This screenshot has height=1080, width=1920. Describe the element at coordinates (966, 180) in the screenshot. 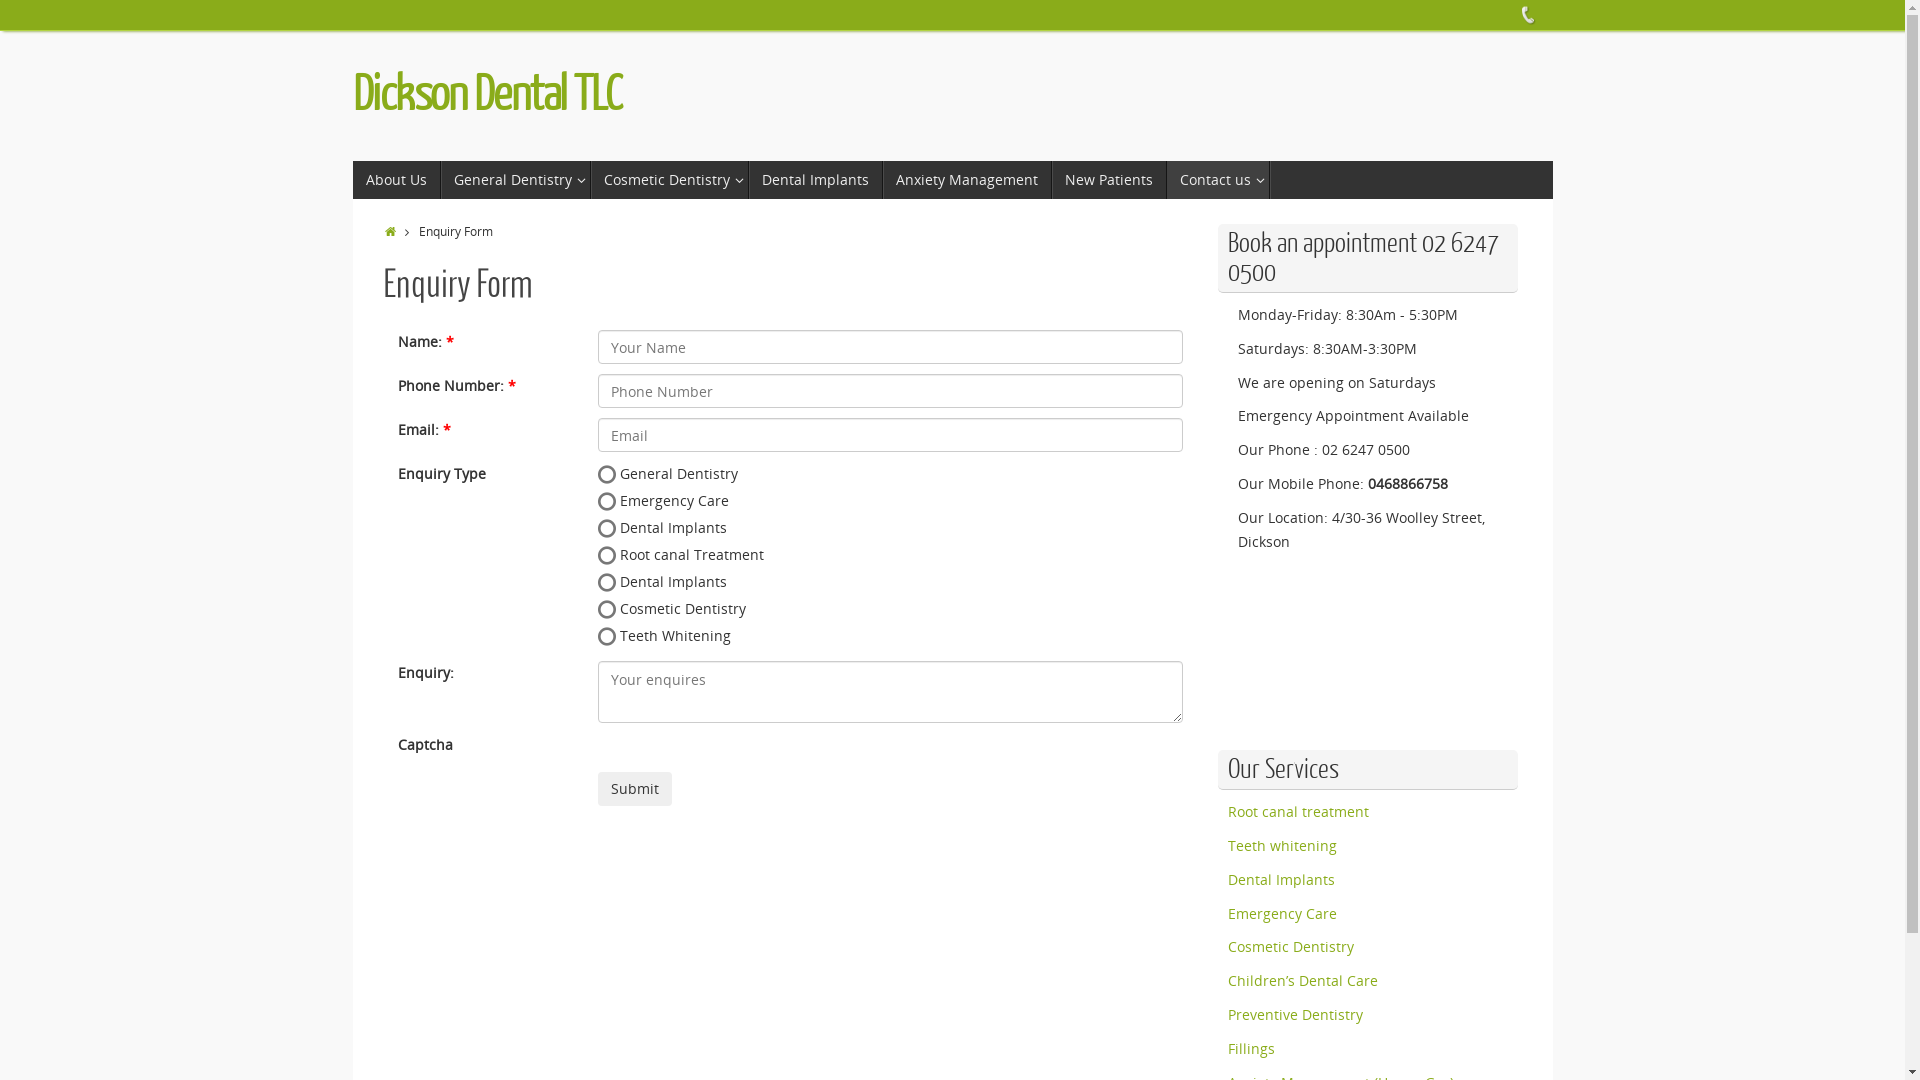

I see `'Anxiety Management'` at that location.